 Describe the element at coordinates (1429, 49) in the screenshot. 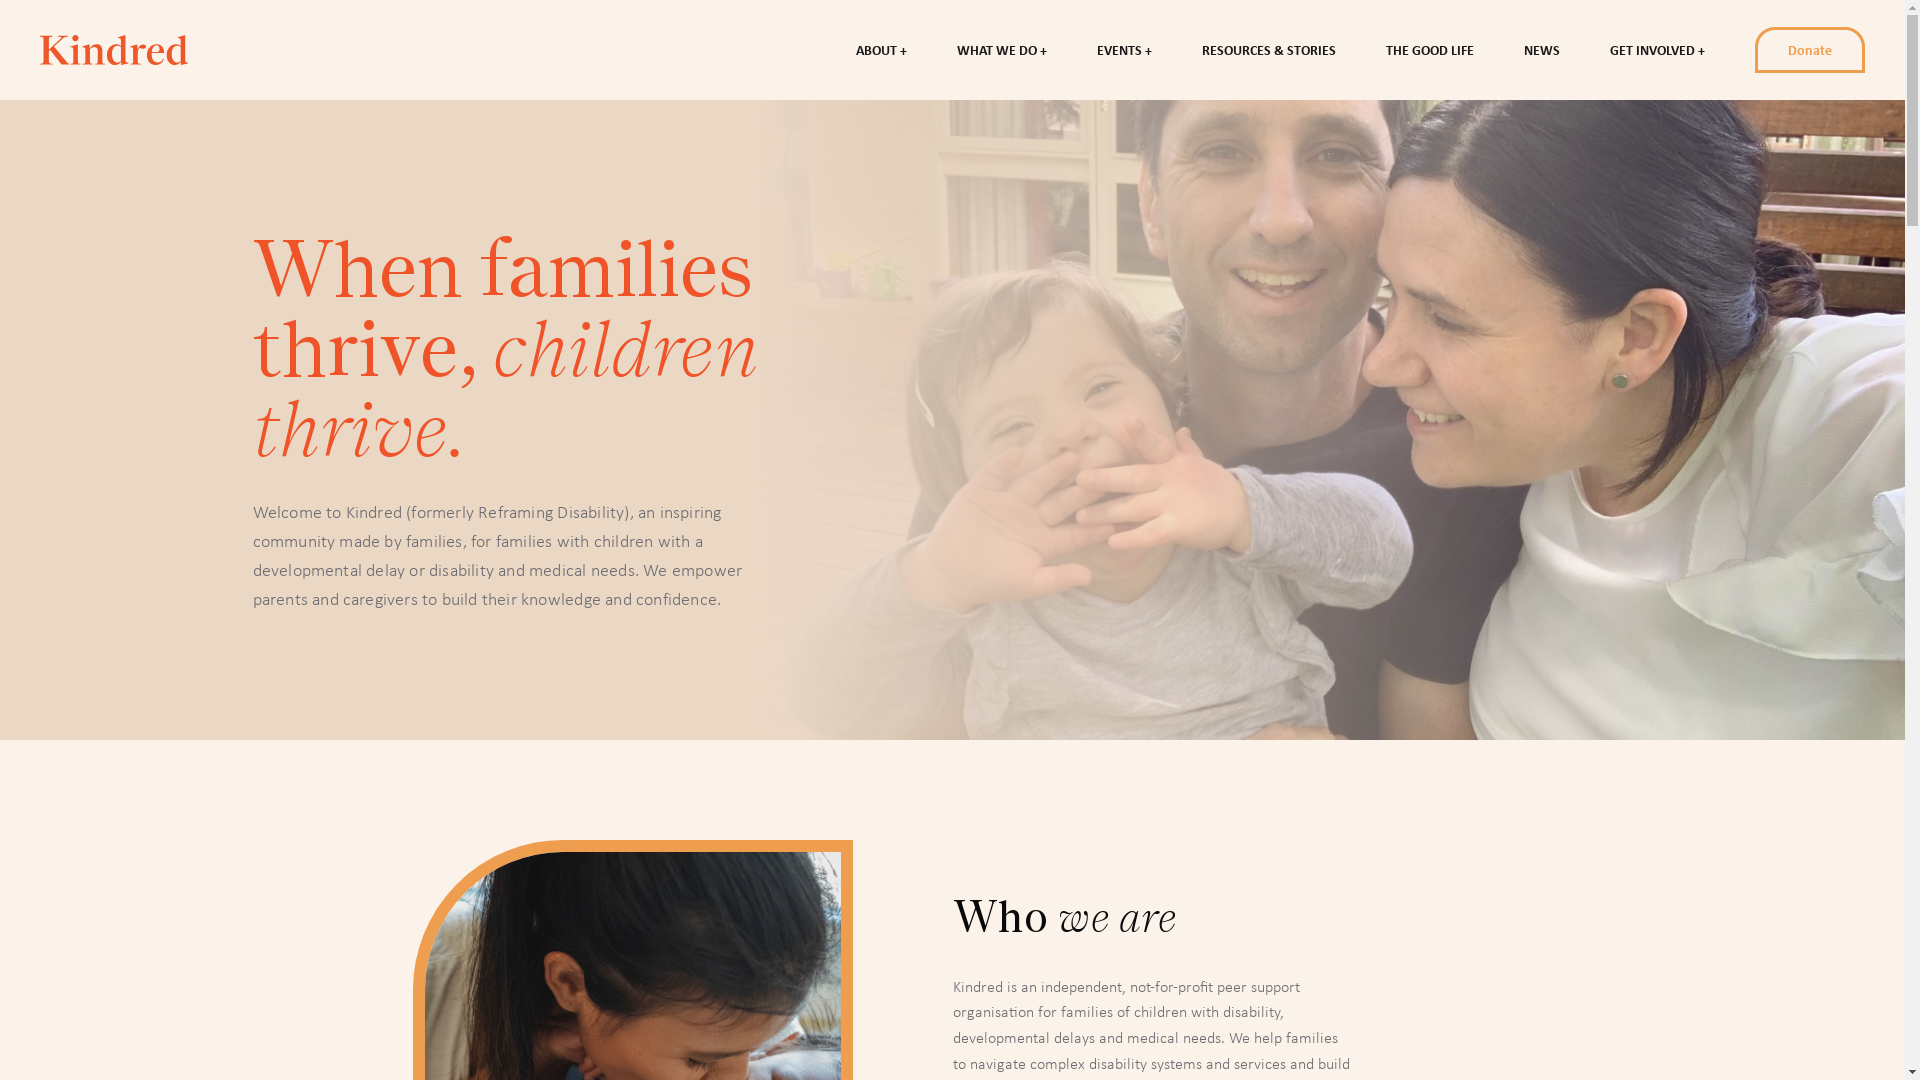

I see `'THE GOOD LIFE'` at that location.